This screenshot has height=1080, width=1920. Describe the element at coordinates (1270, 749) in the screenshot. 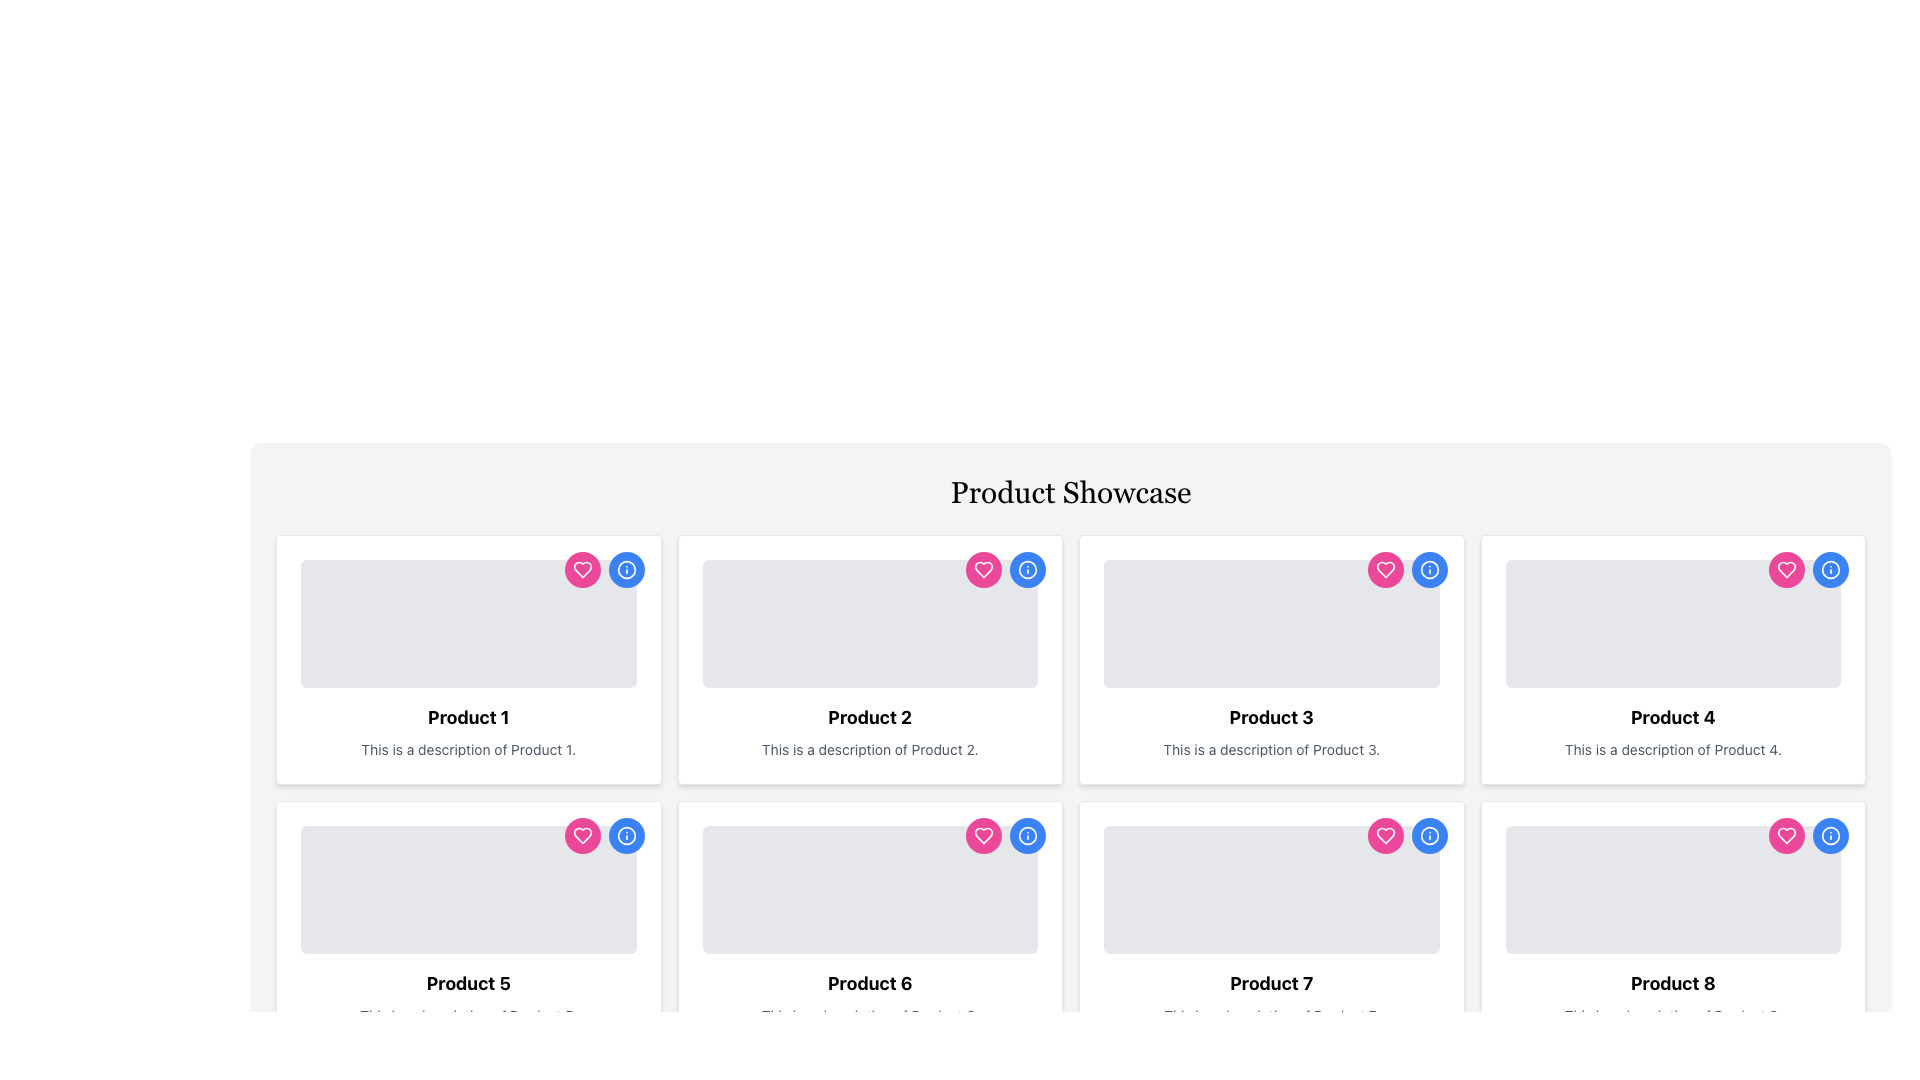

I see `text block that contains the description 'This is a description of Product 3.' located underneath the title 'Product 3' in the third product card of the grid layout` at that location.